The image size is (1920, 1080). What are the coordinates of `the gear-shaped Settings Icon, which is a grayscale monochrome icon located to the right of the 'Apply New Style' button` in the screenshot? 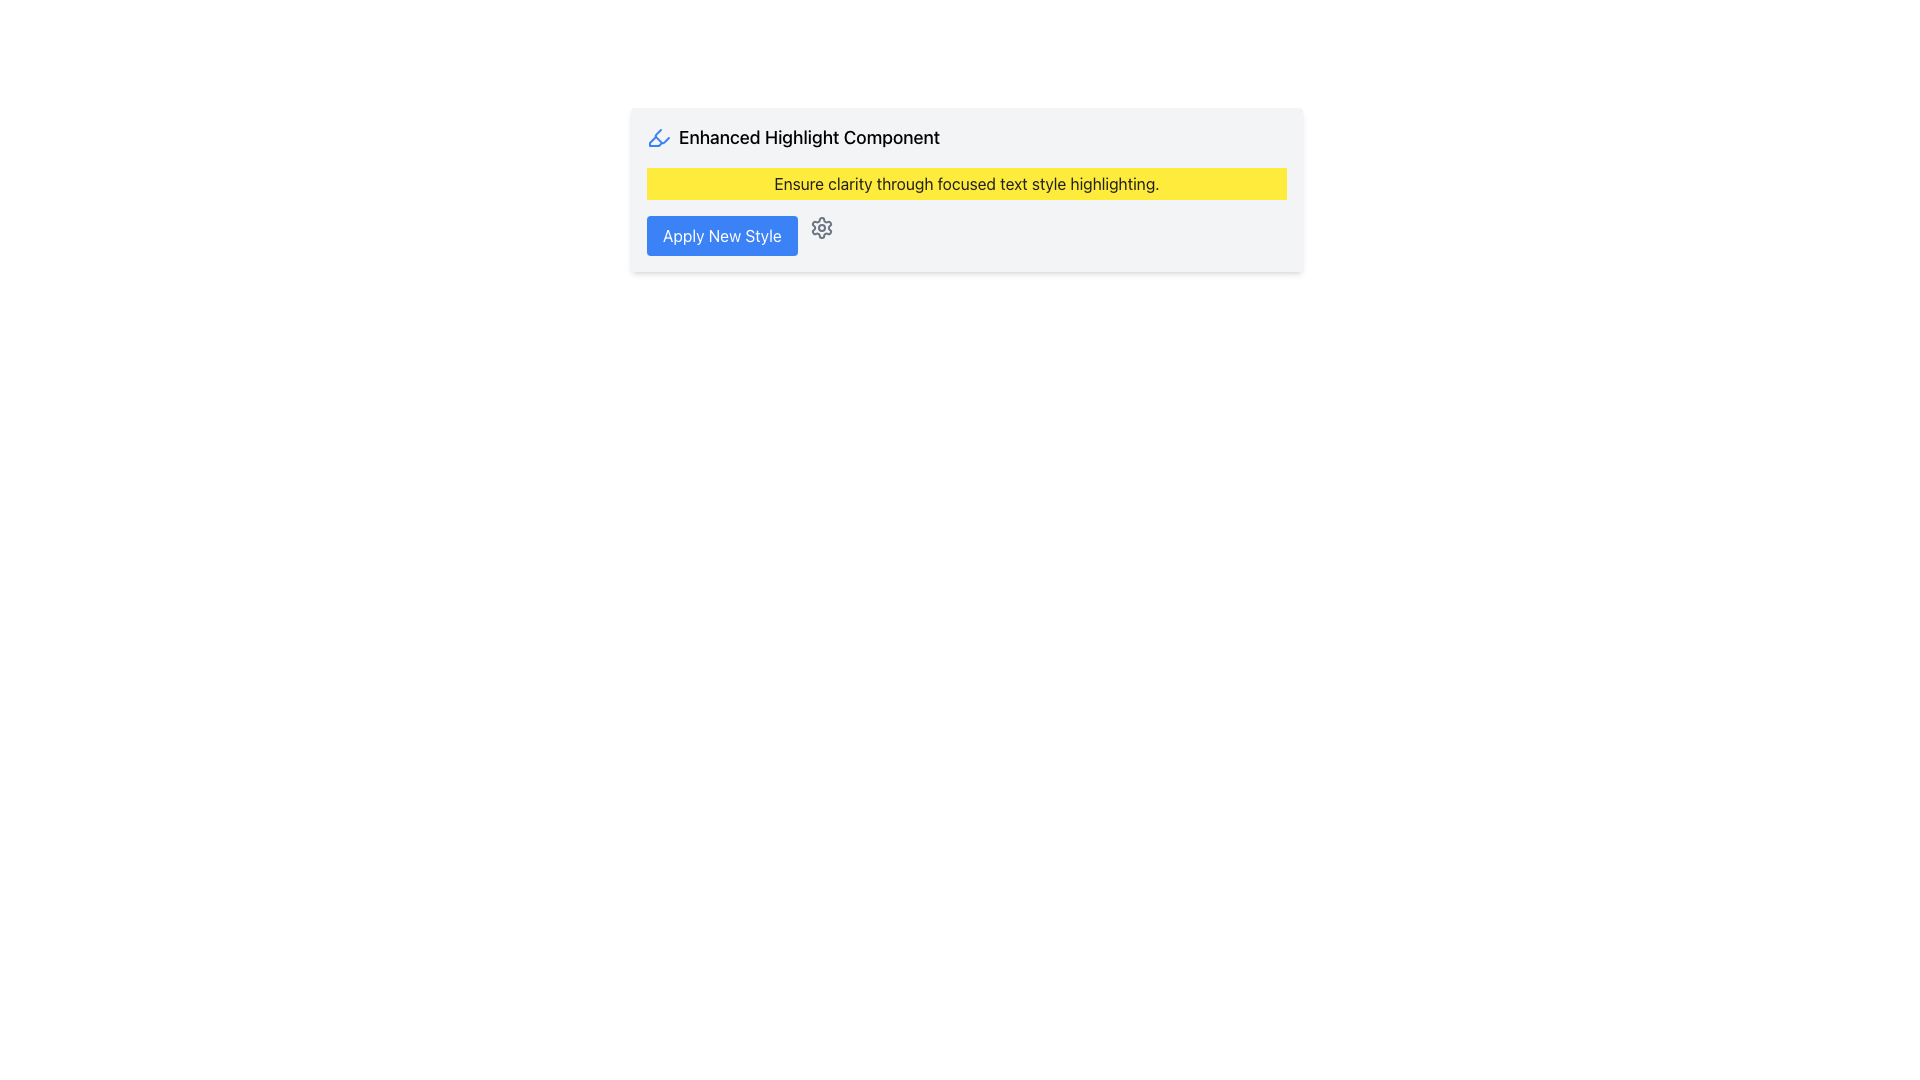 It's located at (821, 226).